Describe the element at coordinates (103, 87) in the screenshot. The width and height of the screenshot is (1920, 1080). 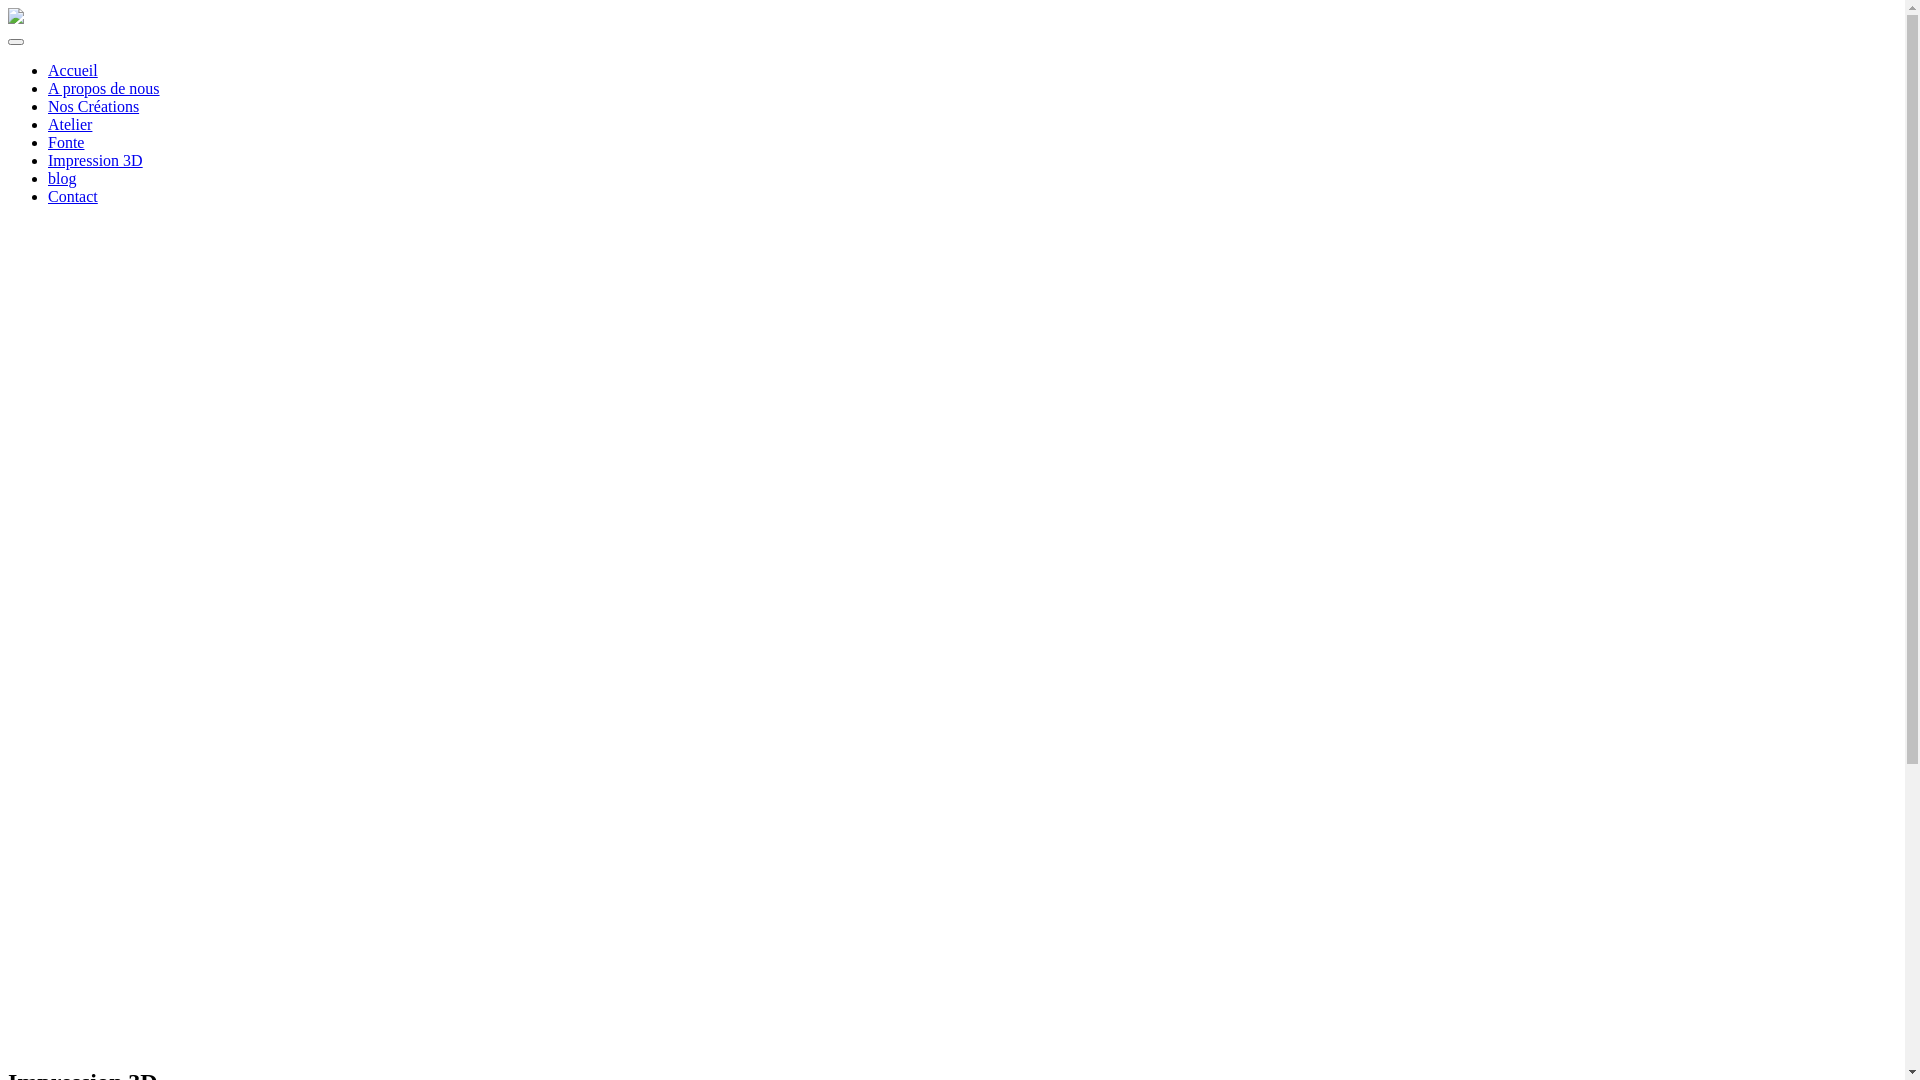
I see `'A propos de nous'` at that location.